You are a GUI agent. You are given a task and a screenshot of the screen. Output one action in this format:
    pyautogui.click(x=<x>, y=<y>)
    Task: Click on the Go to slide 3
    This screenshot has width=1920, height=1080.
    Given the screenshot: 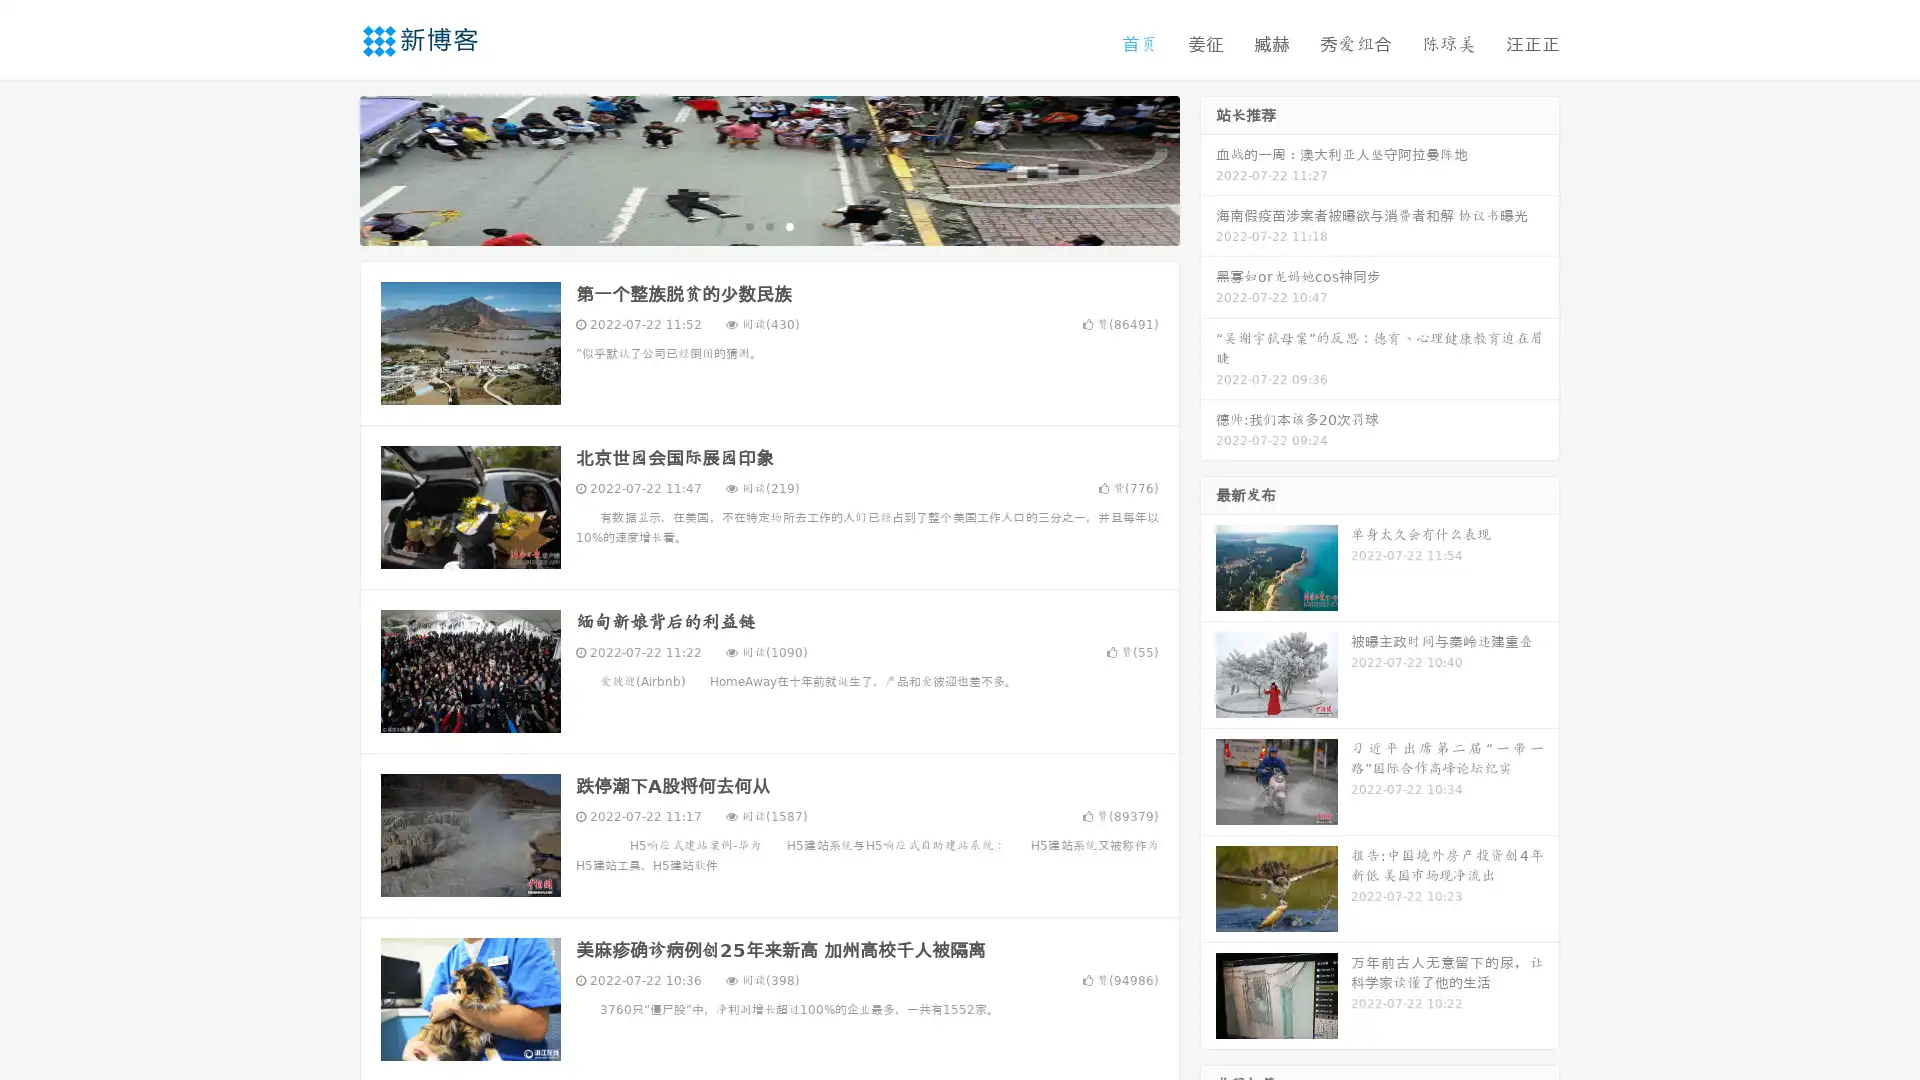 What is the action you would take?
    pyautogui.click(x=789, y=225)
    